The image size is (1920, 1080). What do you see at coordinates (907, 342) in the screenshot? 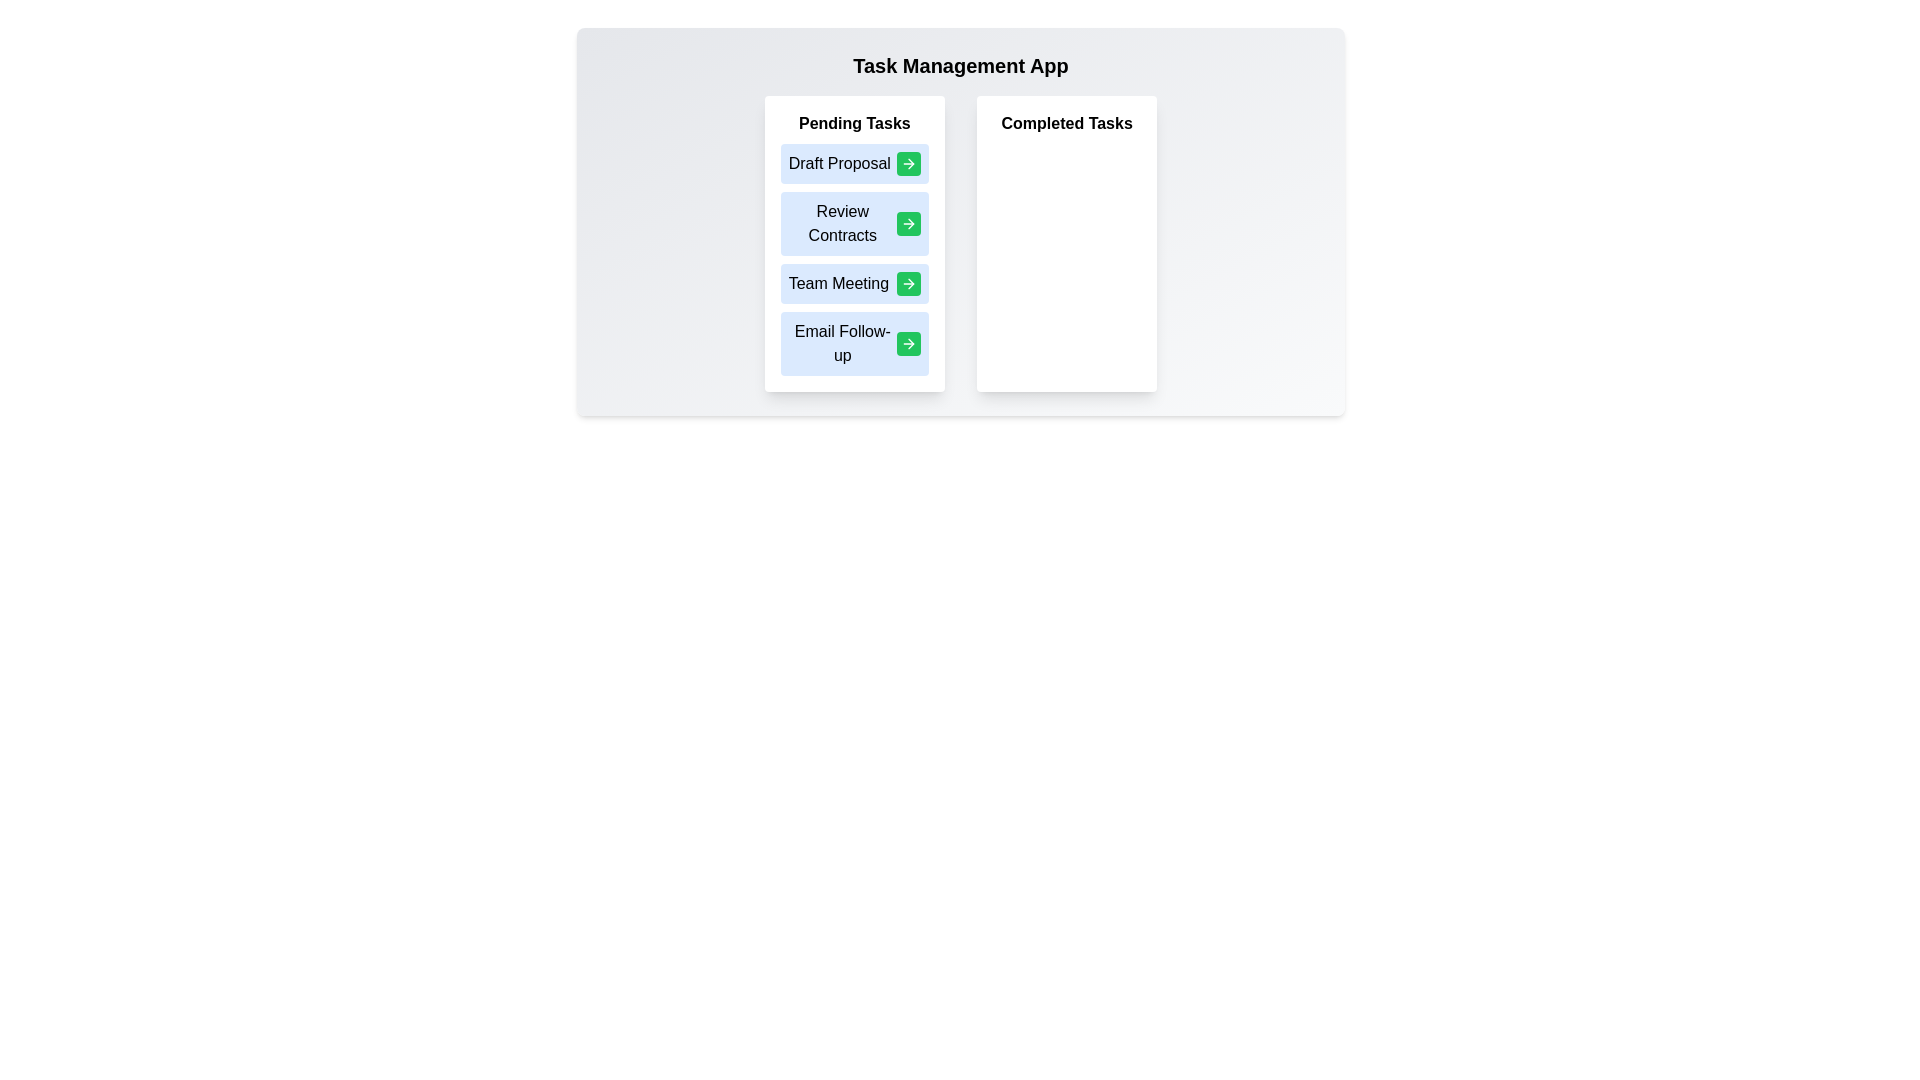
I see `green button next to the task labeled Email Follow-up to move it to the Completed Tasks list` at bounding box center [907, 342].